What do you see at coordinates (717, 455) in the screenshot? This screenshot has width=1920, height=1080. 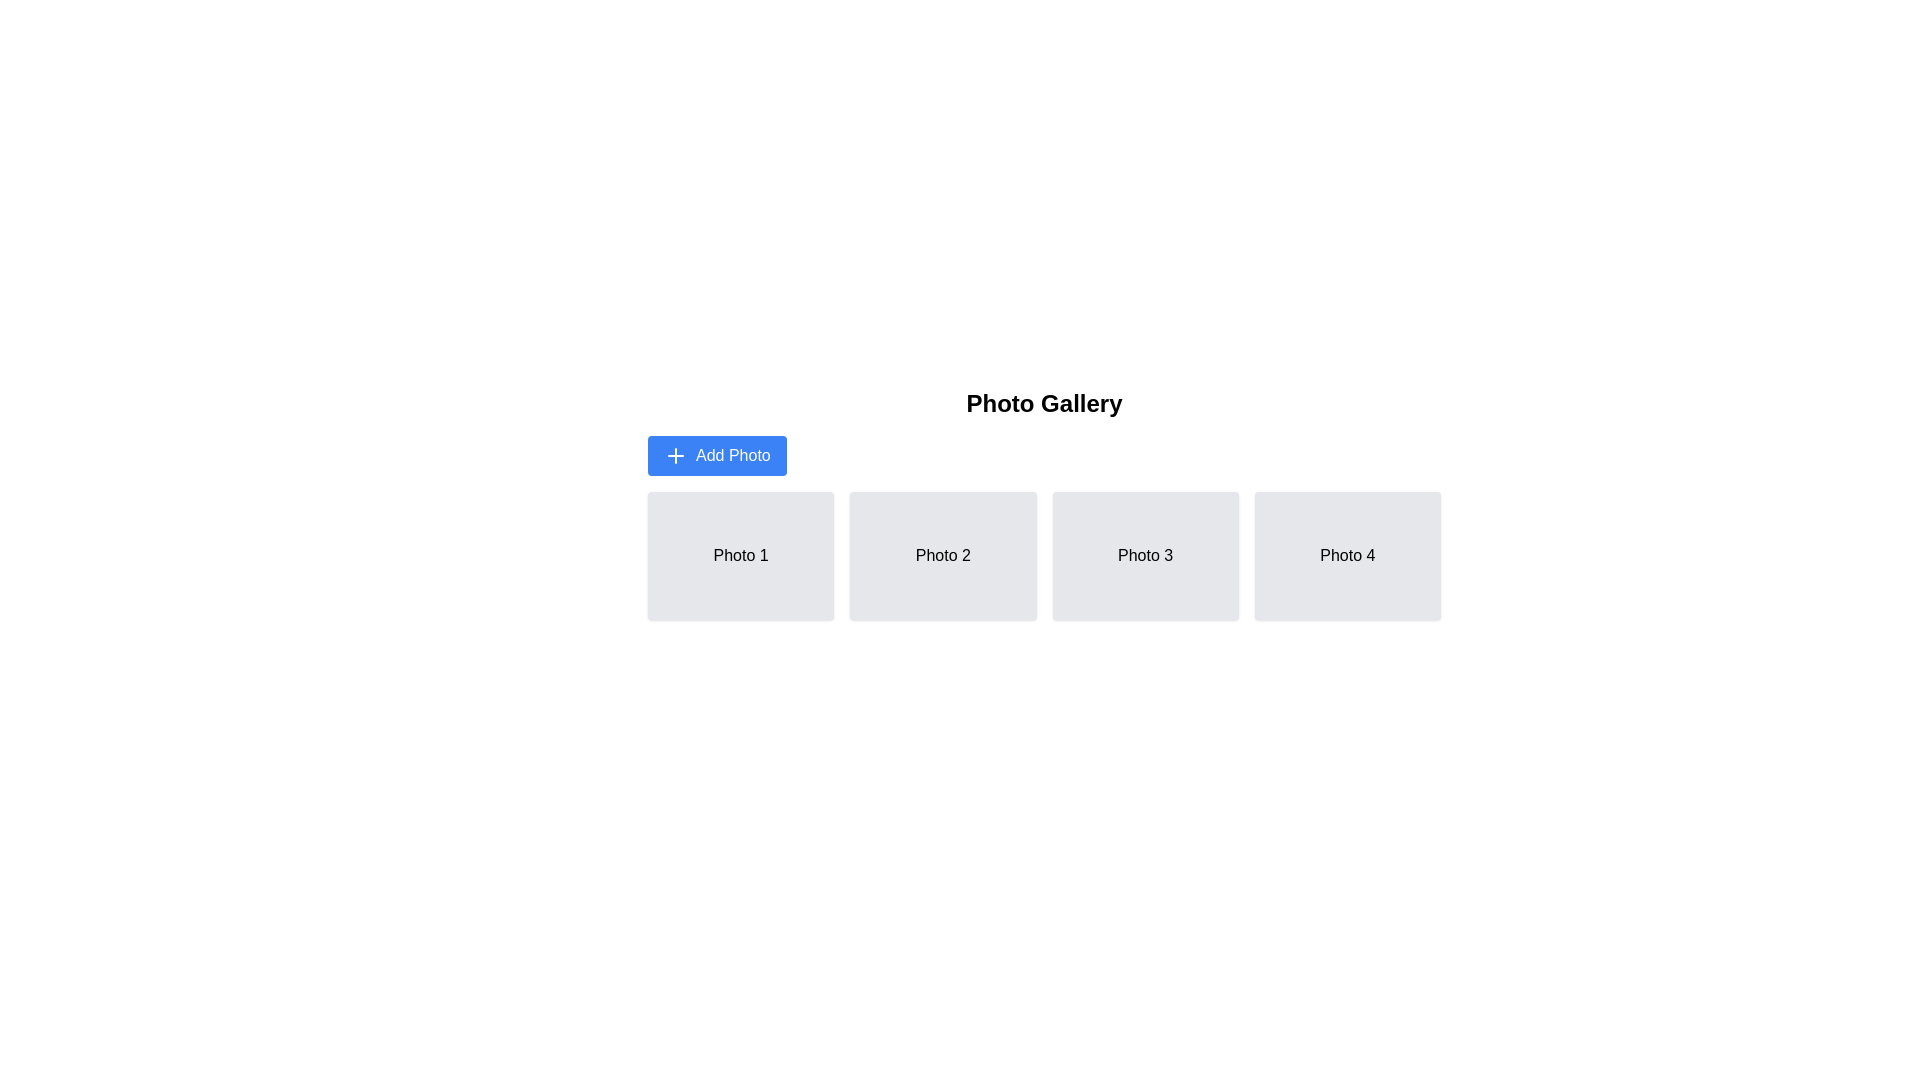 I see `the rectangular button with a bright blue background labeled 'Add Photo', which is located beneath the 'Photo Gallery' text` at bounding box center [717, 455].